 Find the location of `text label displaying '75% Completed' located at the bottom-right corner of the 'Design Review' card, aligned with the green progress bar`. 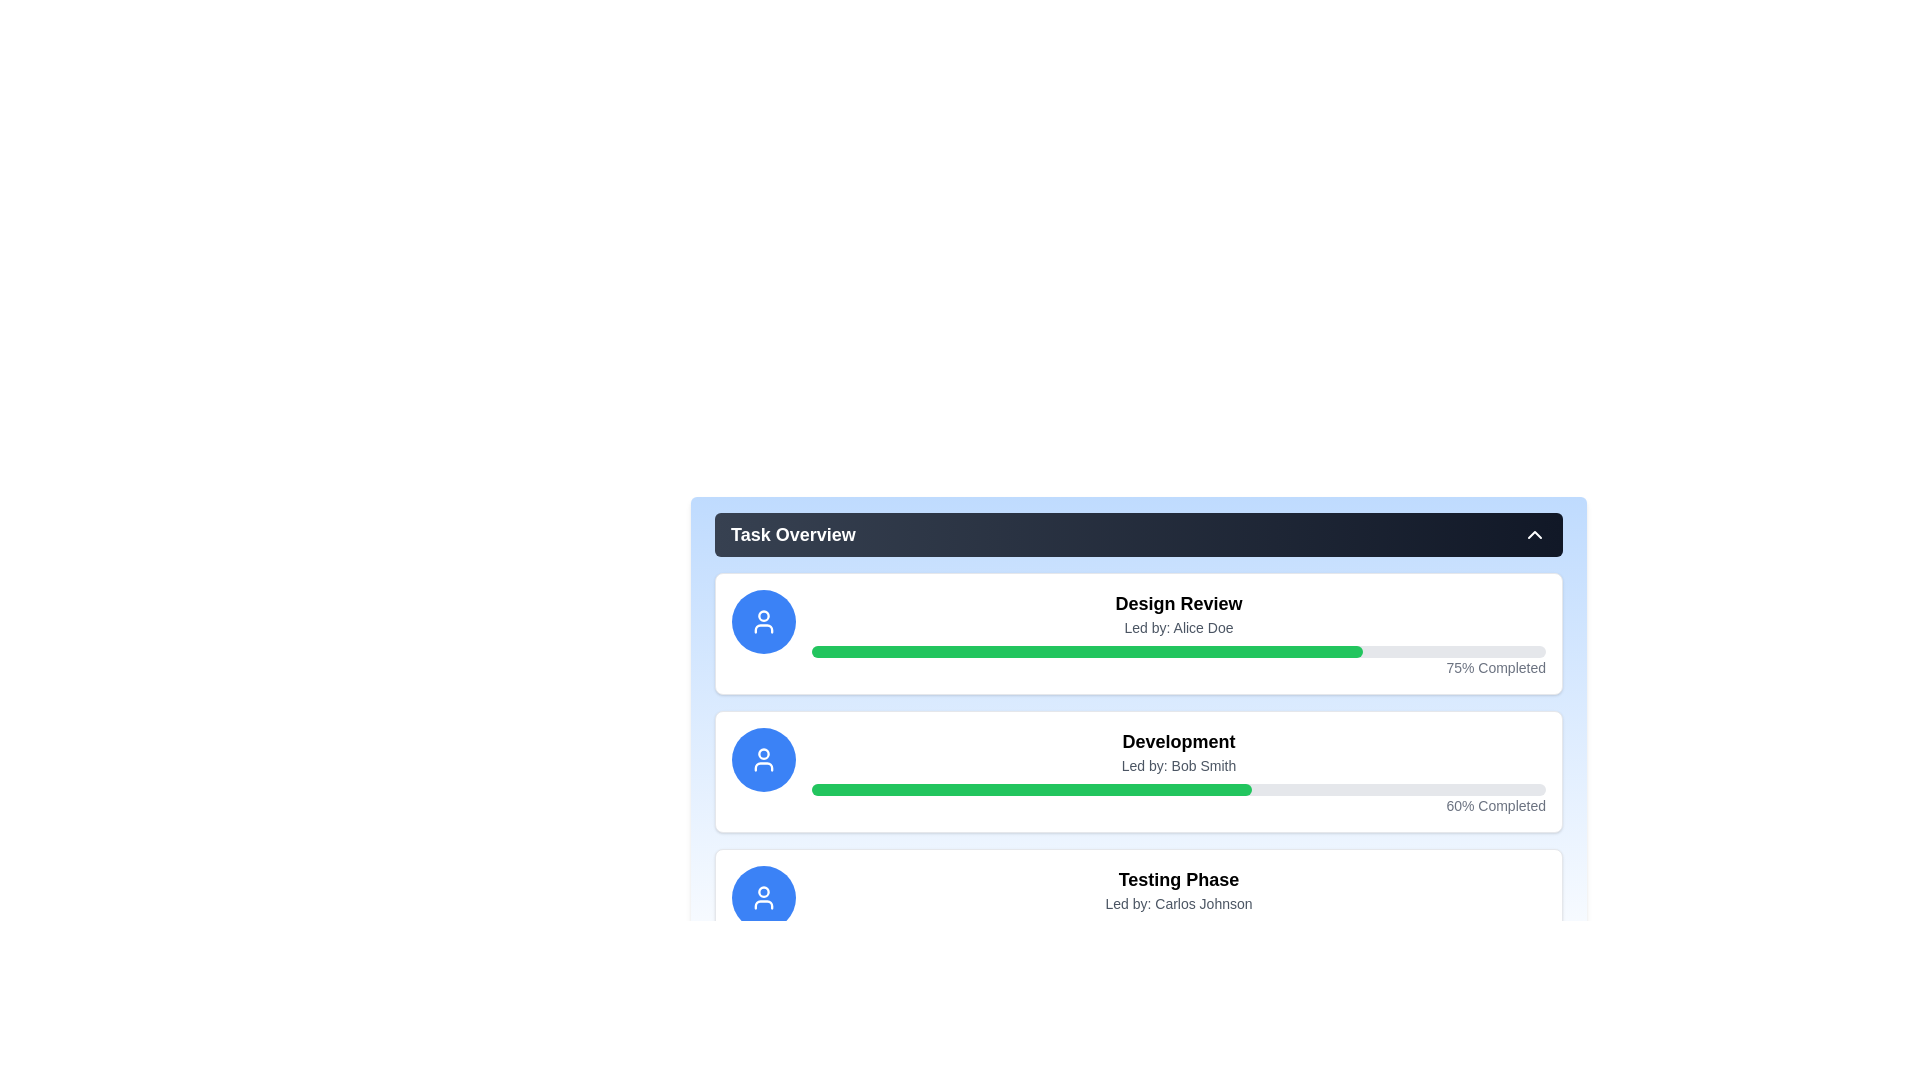

text label displaying '75% Completed' located at the bottom-right corner of the 'Design Review' card, aligned with the green progress bar is located at coordinates (1179, 667).